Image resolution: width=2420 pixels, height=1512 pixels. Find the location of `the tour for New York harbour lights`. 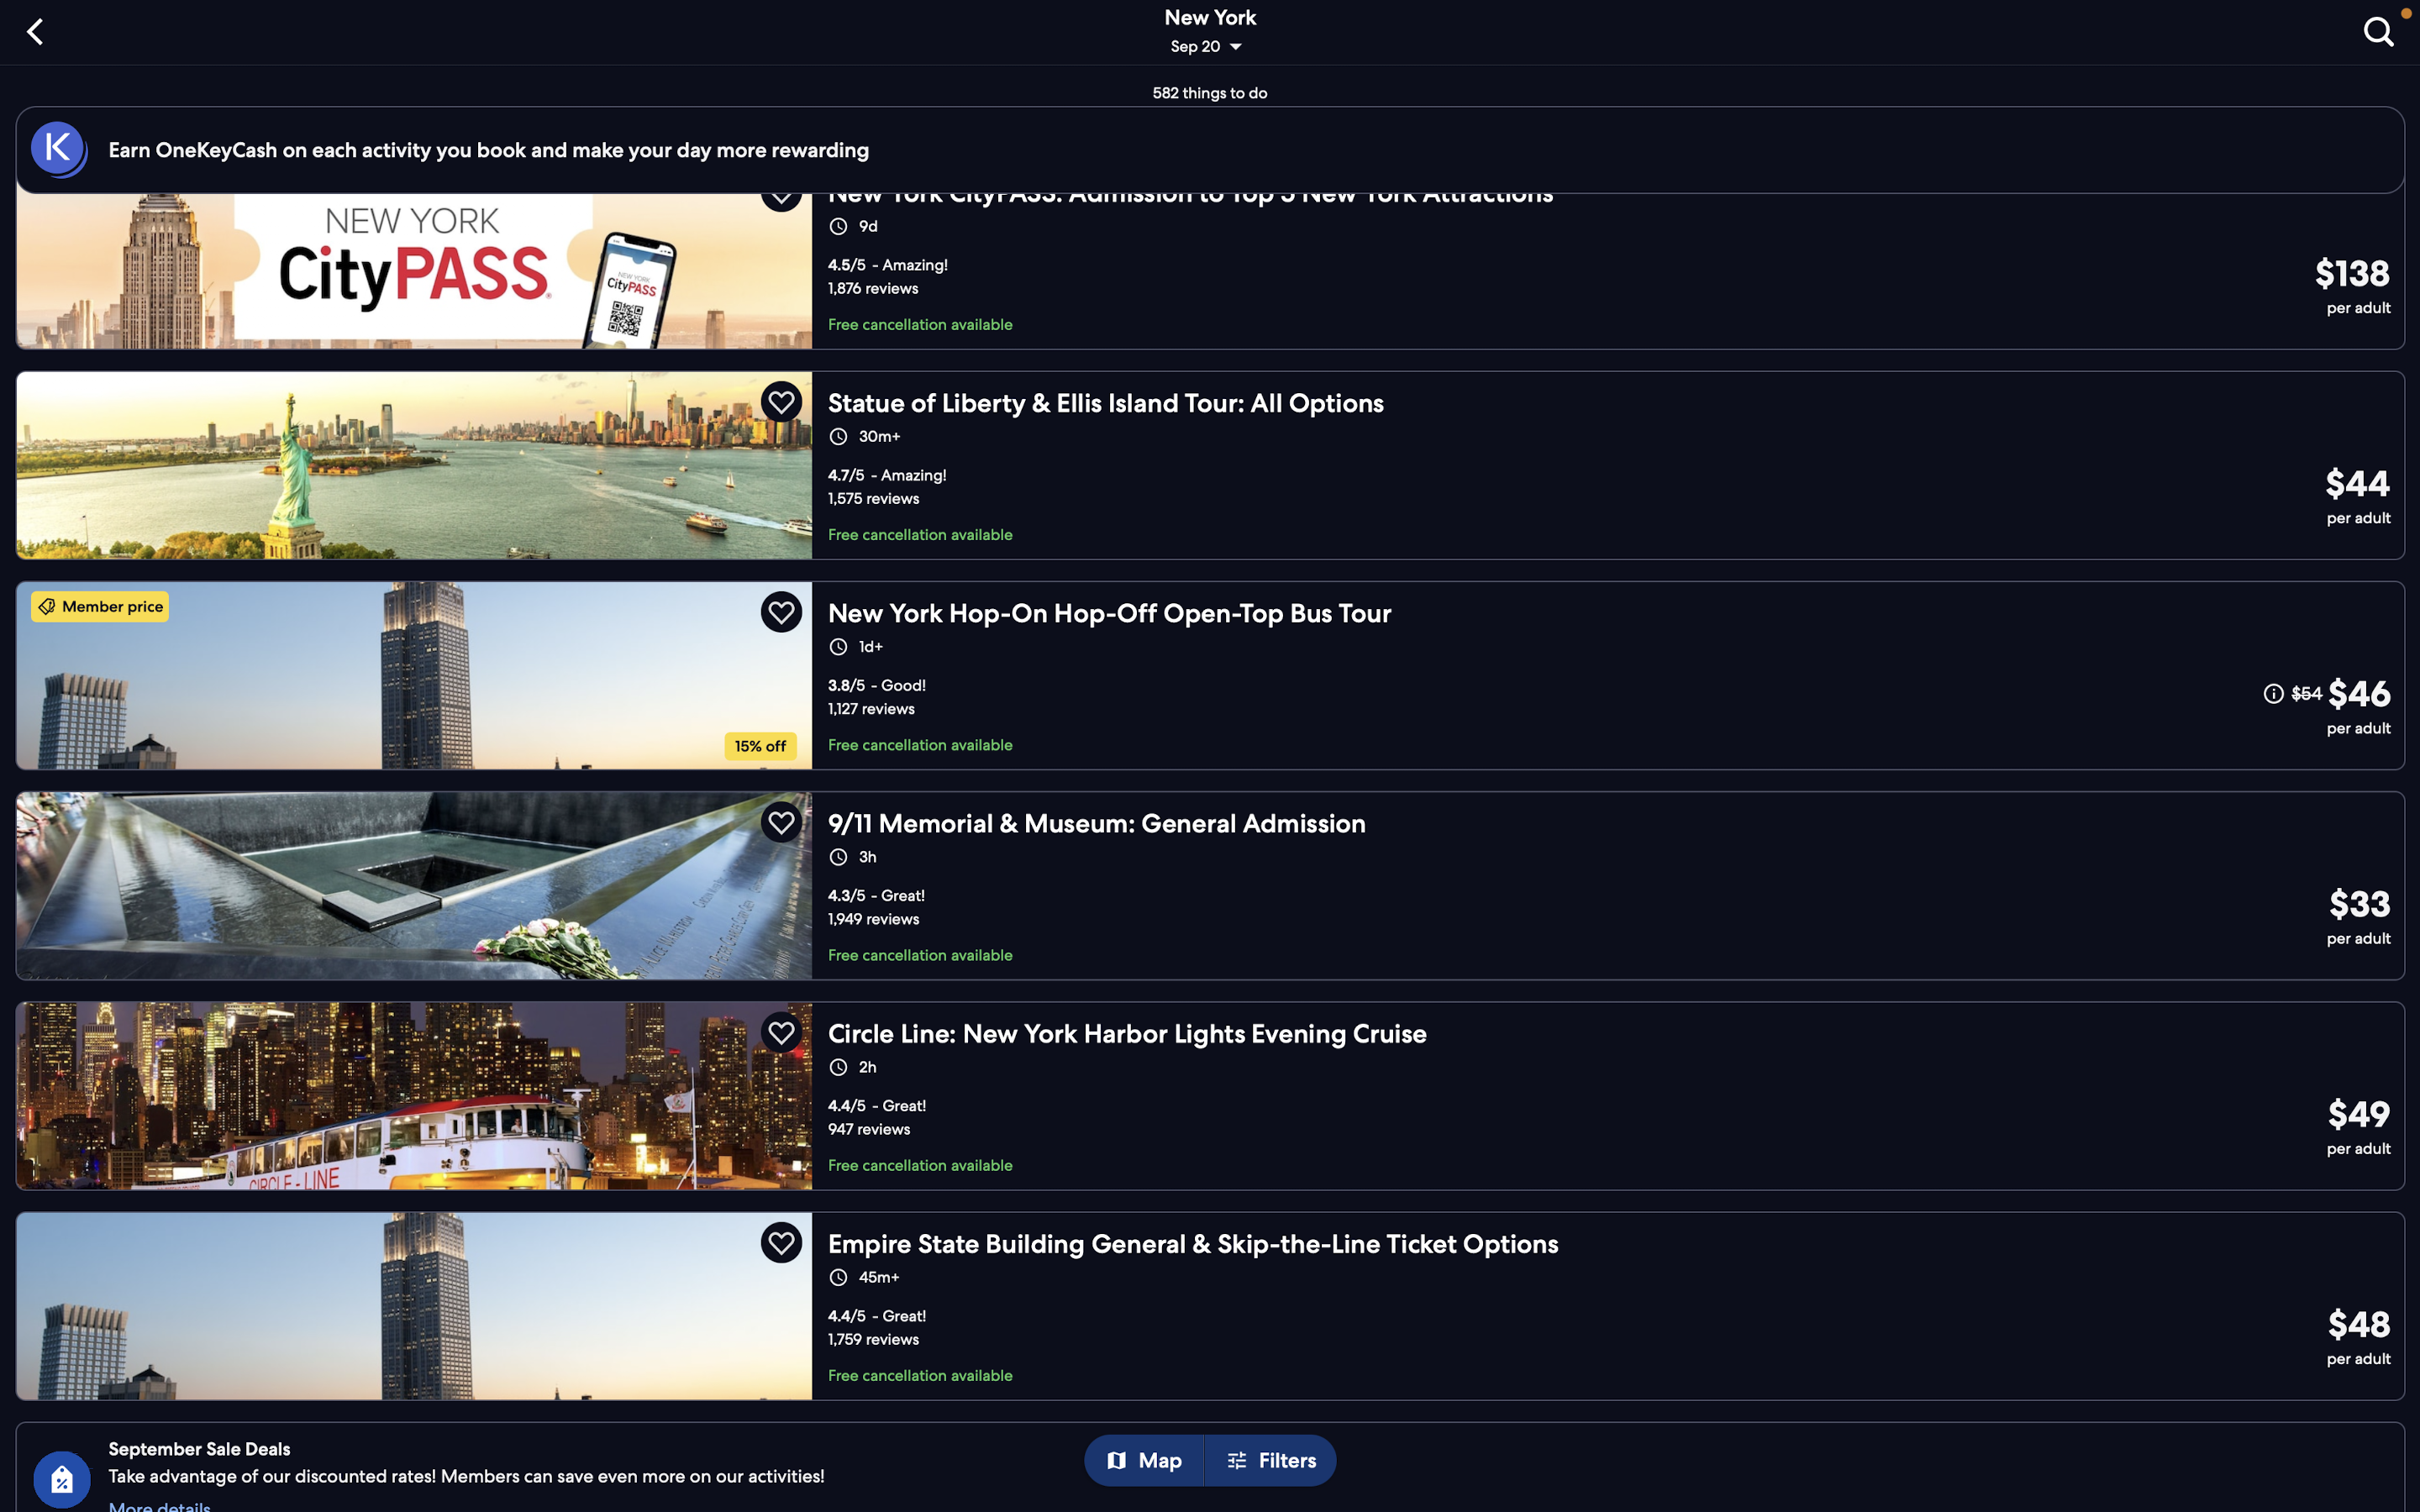

the tour for New York harbour lights is located at coordinates (1217, 1088).